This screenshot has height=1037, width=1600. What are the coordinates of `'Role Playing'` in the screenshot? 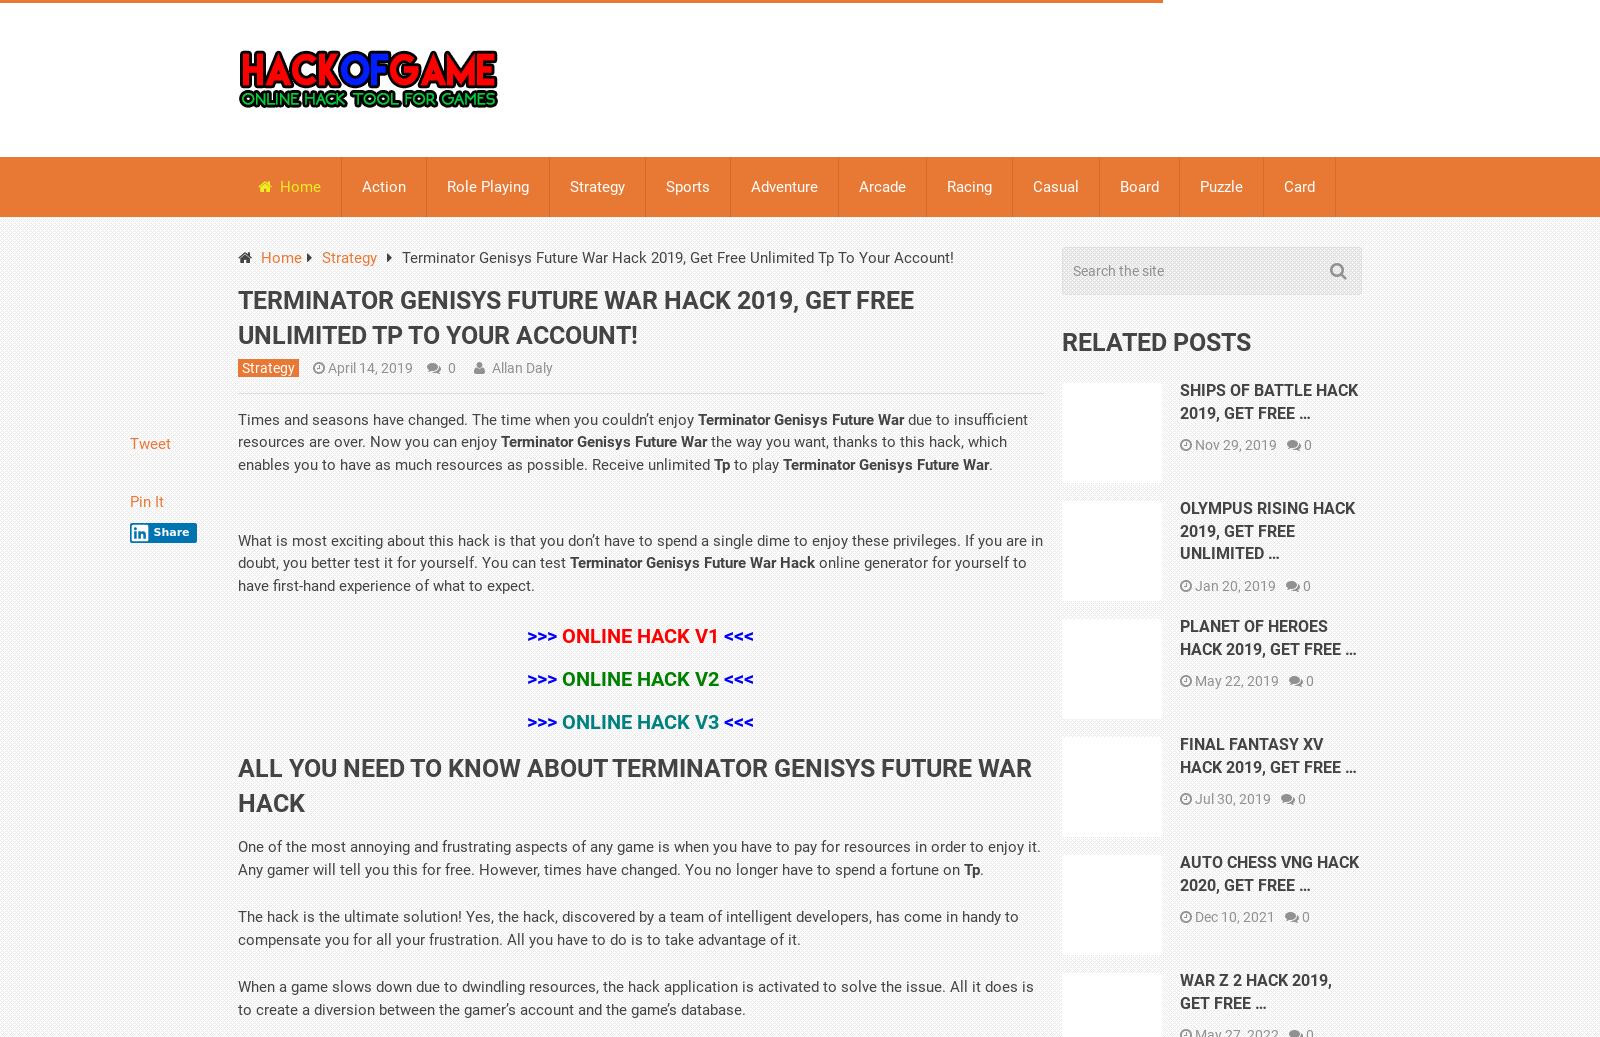 It's located at (487, 185).